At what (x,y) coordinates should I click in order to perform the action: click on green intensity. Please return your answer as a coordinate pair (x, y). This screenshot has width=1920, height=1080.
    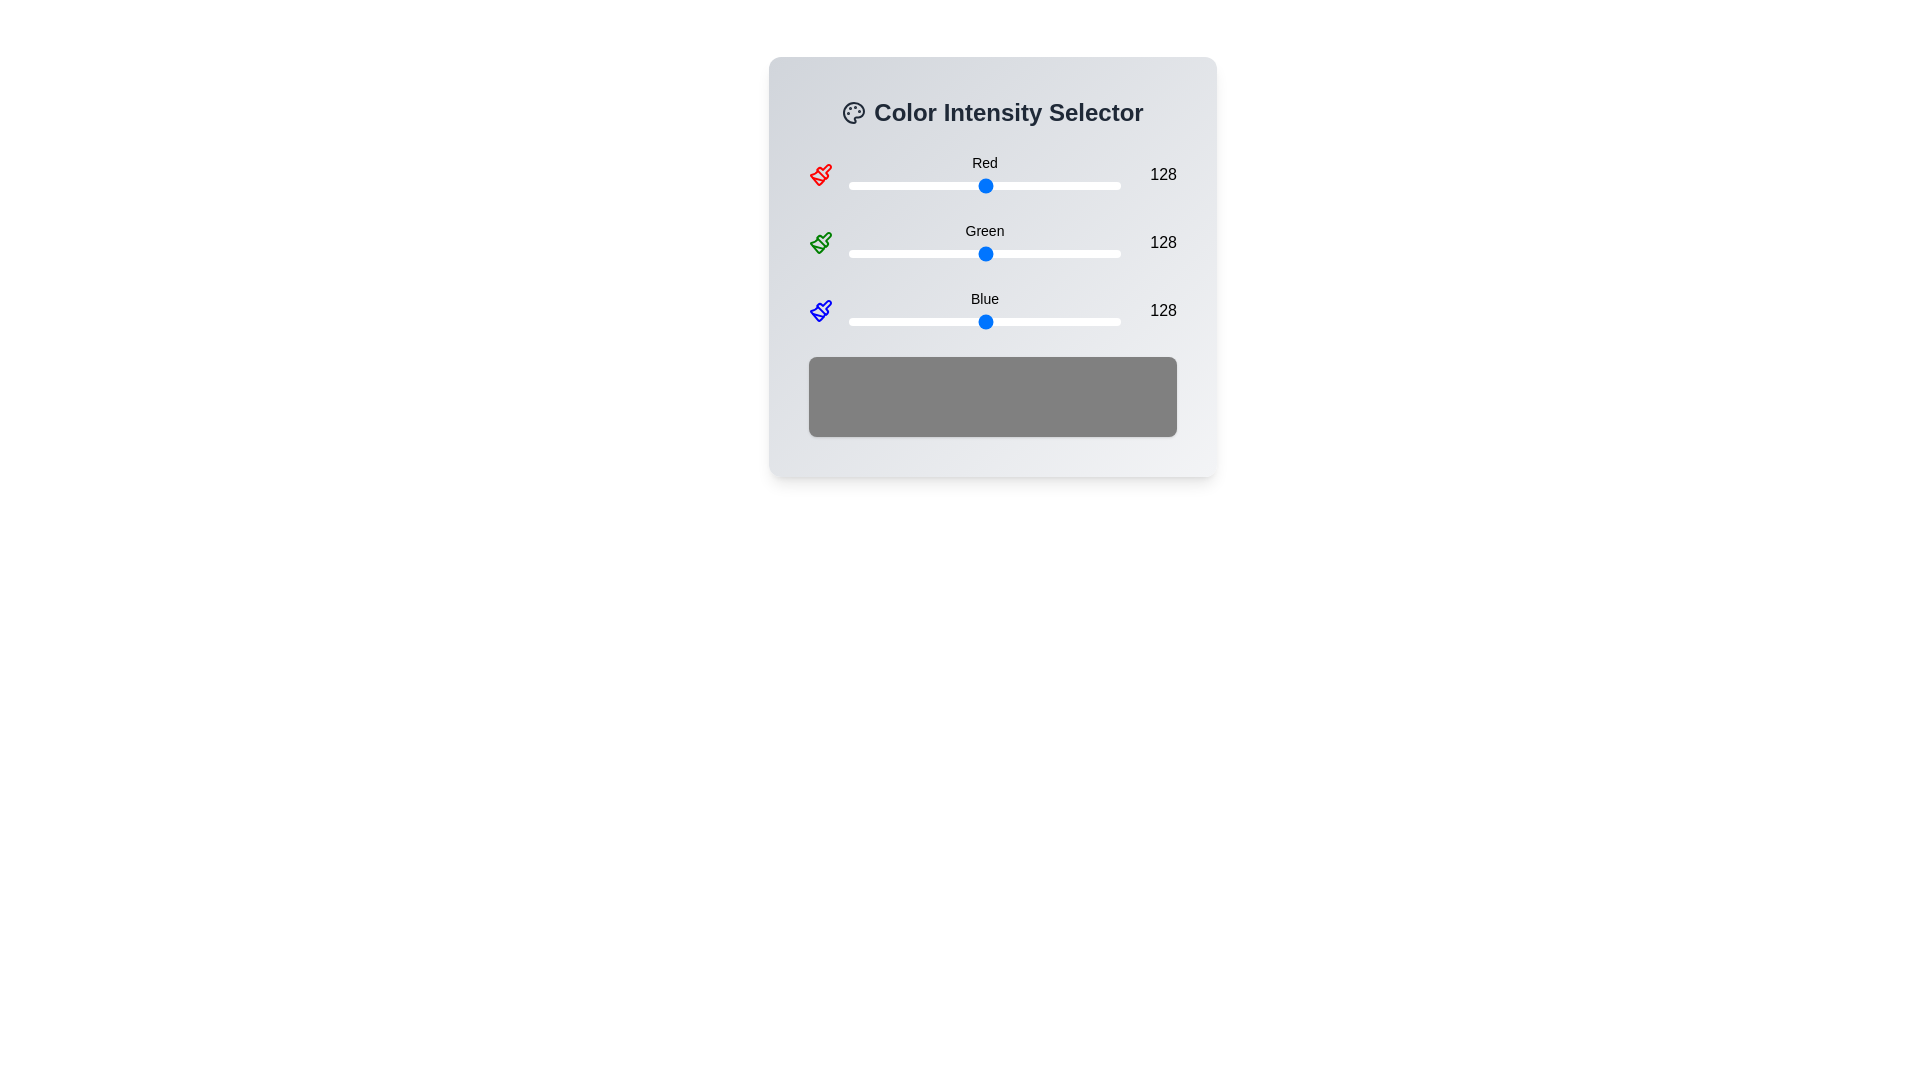
    Looking at the image, I should click on (896, 253).